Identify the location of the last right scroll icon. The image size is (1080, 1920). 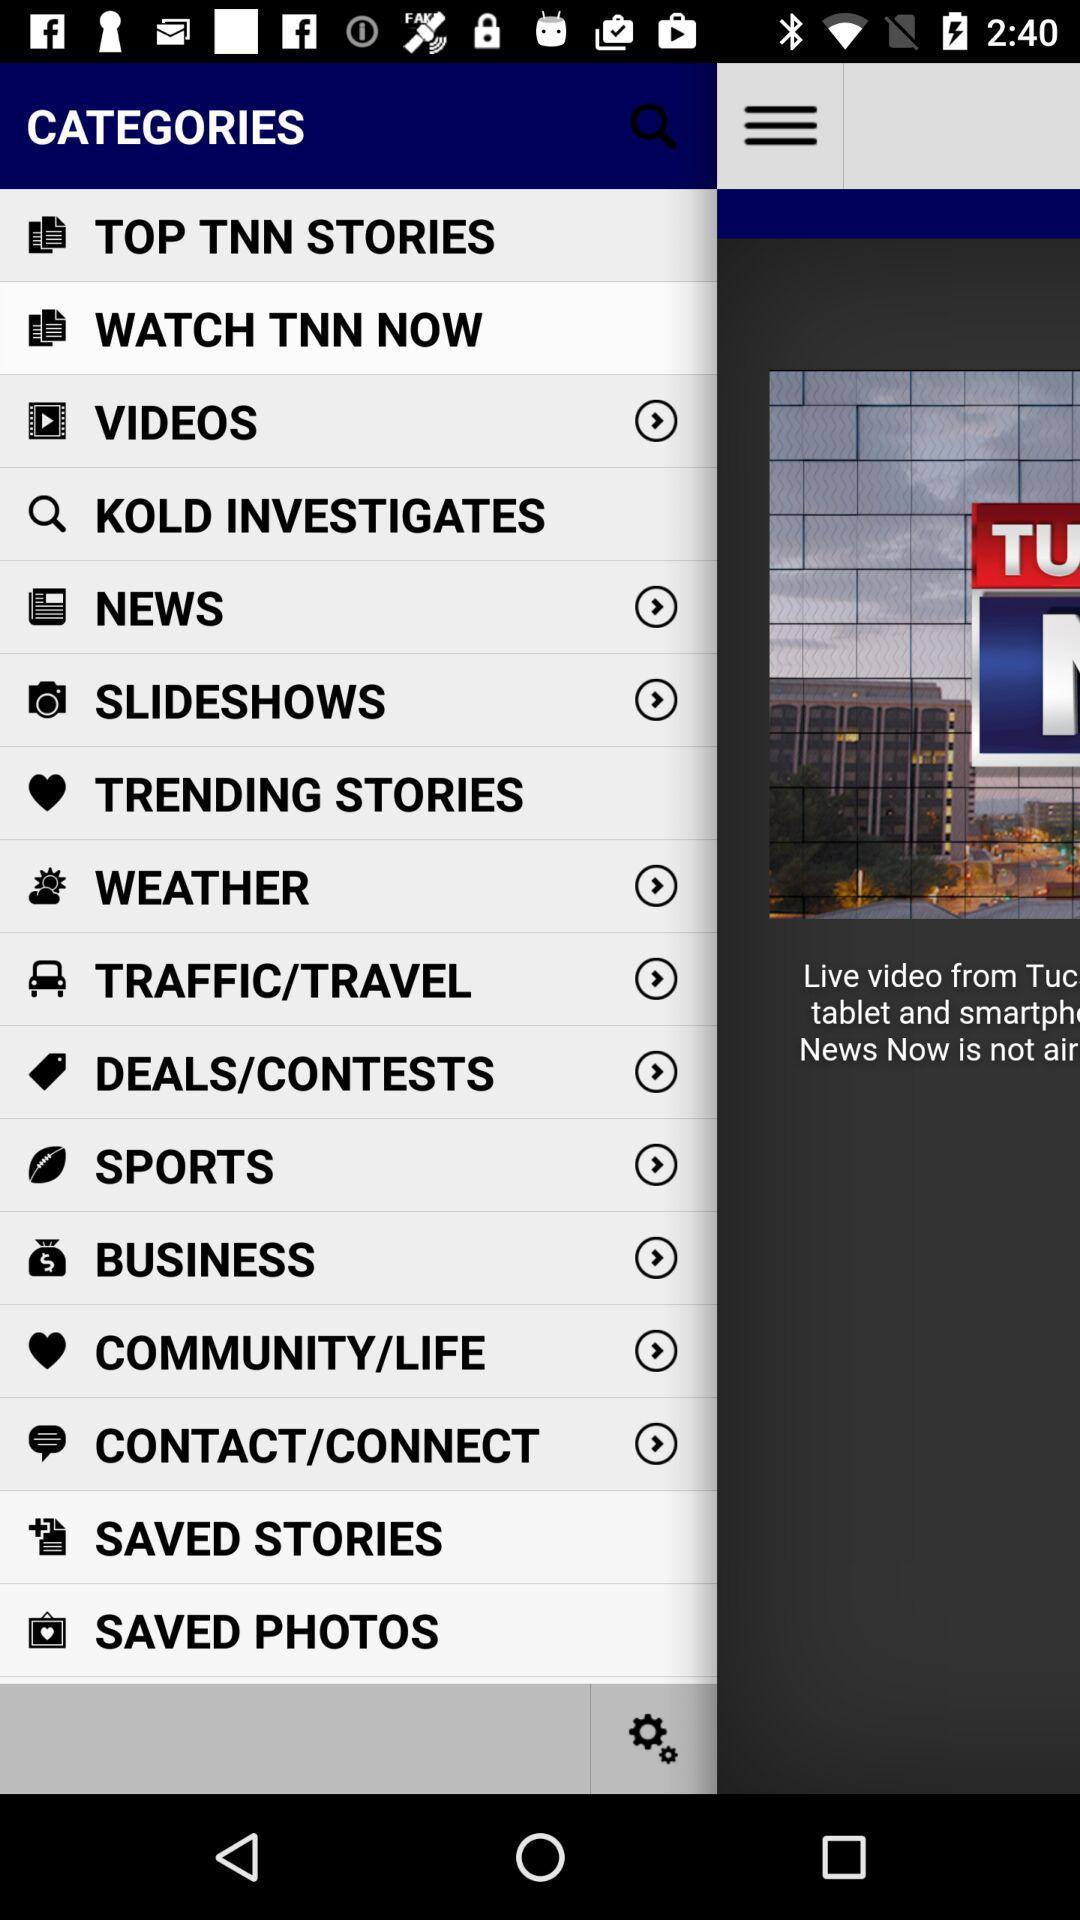
(655, 1444).